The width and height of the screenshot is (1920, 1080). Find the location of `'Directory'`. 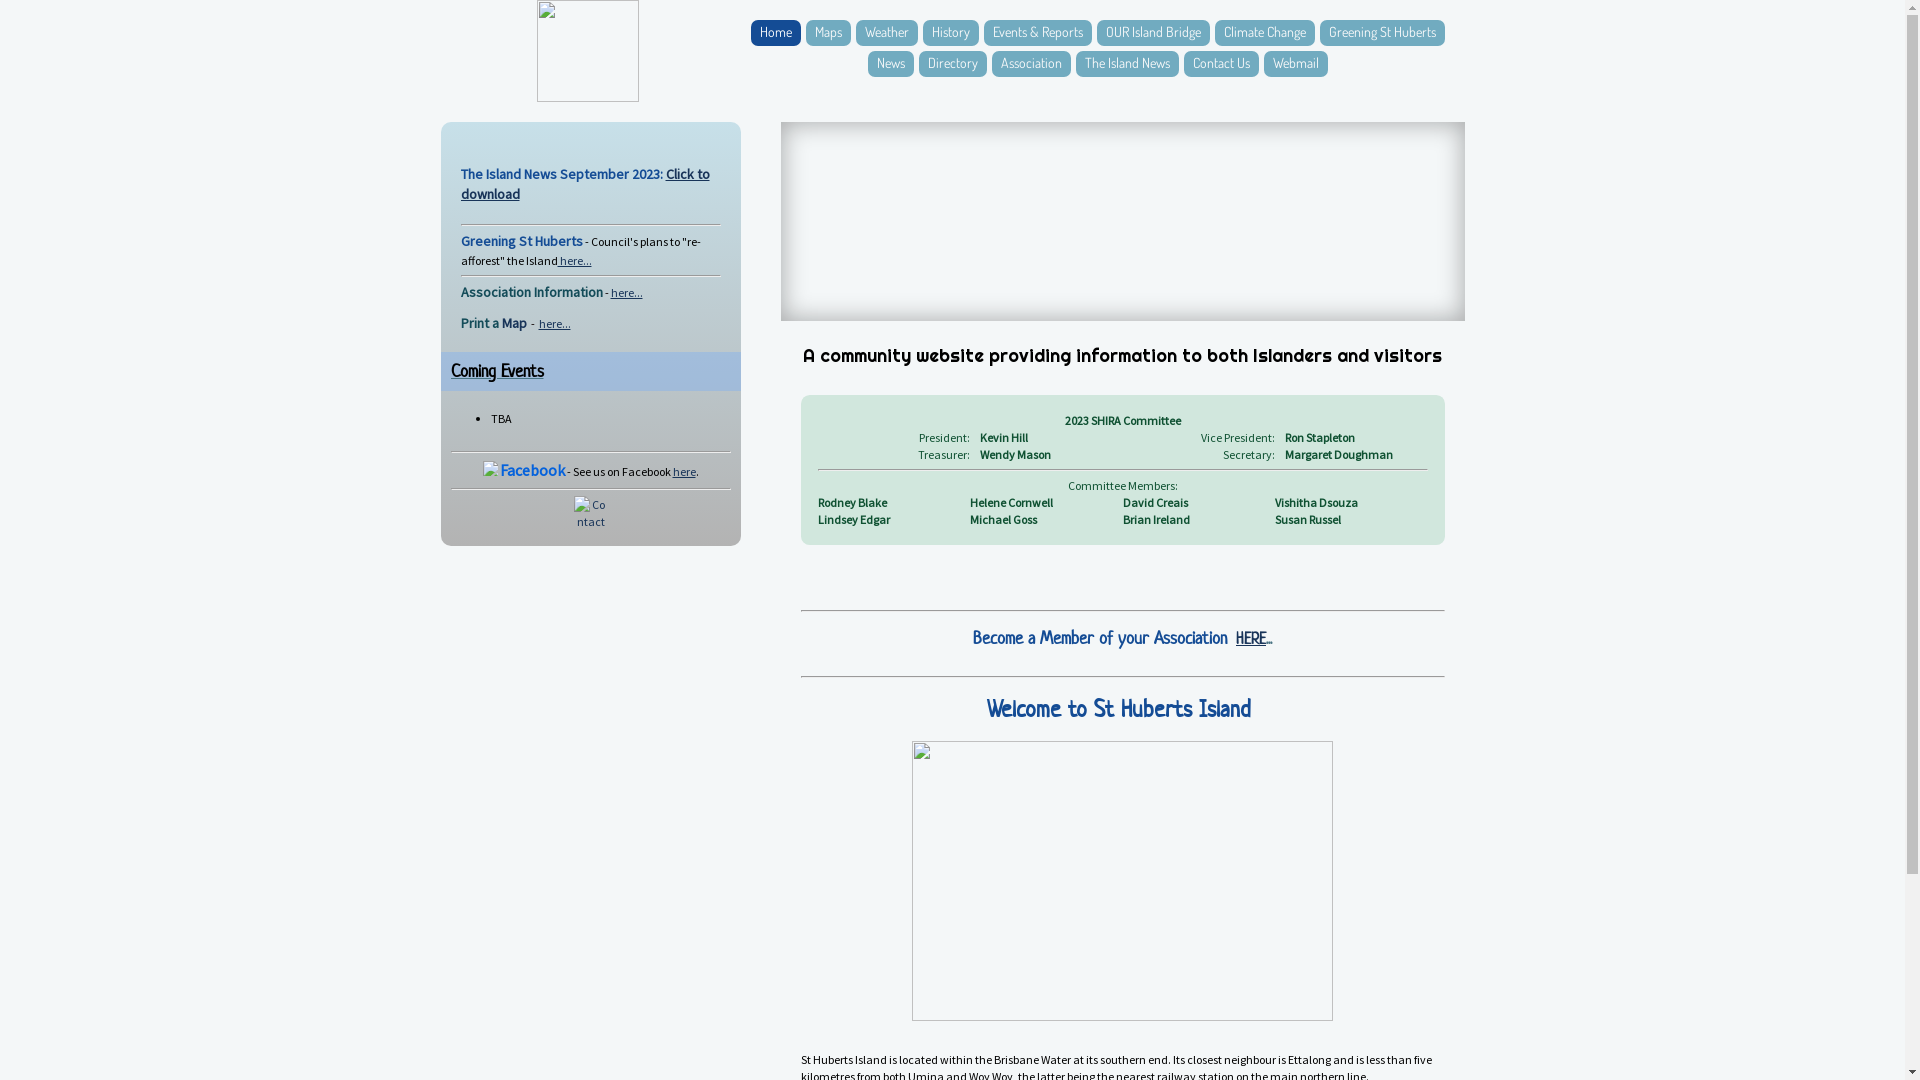

'Directory' is located at coordinates (916, 63).